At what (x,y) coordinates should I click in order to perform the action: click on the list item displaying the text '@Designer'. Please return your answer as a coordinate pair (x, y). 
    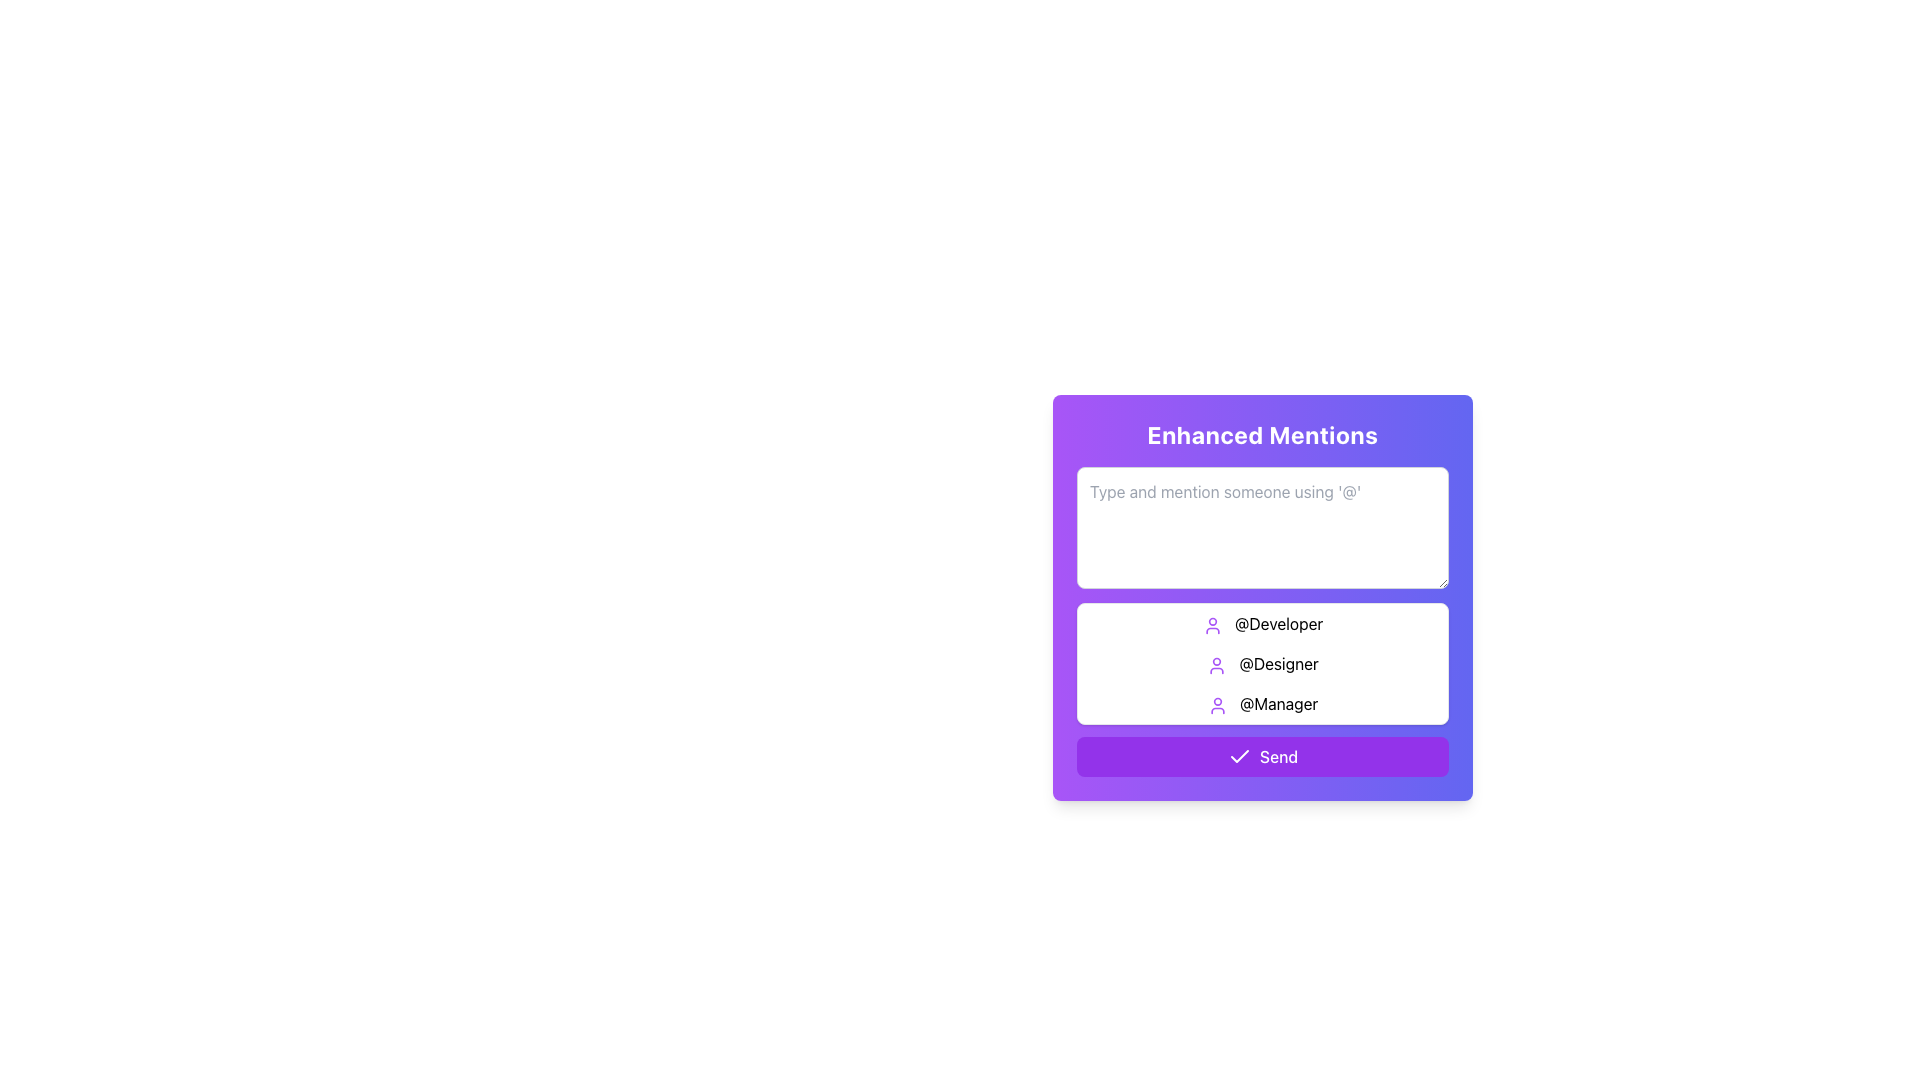
    Looking at the image, I should click on (1261, 663).